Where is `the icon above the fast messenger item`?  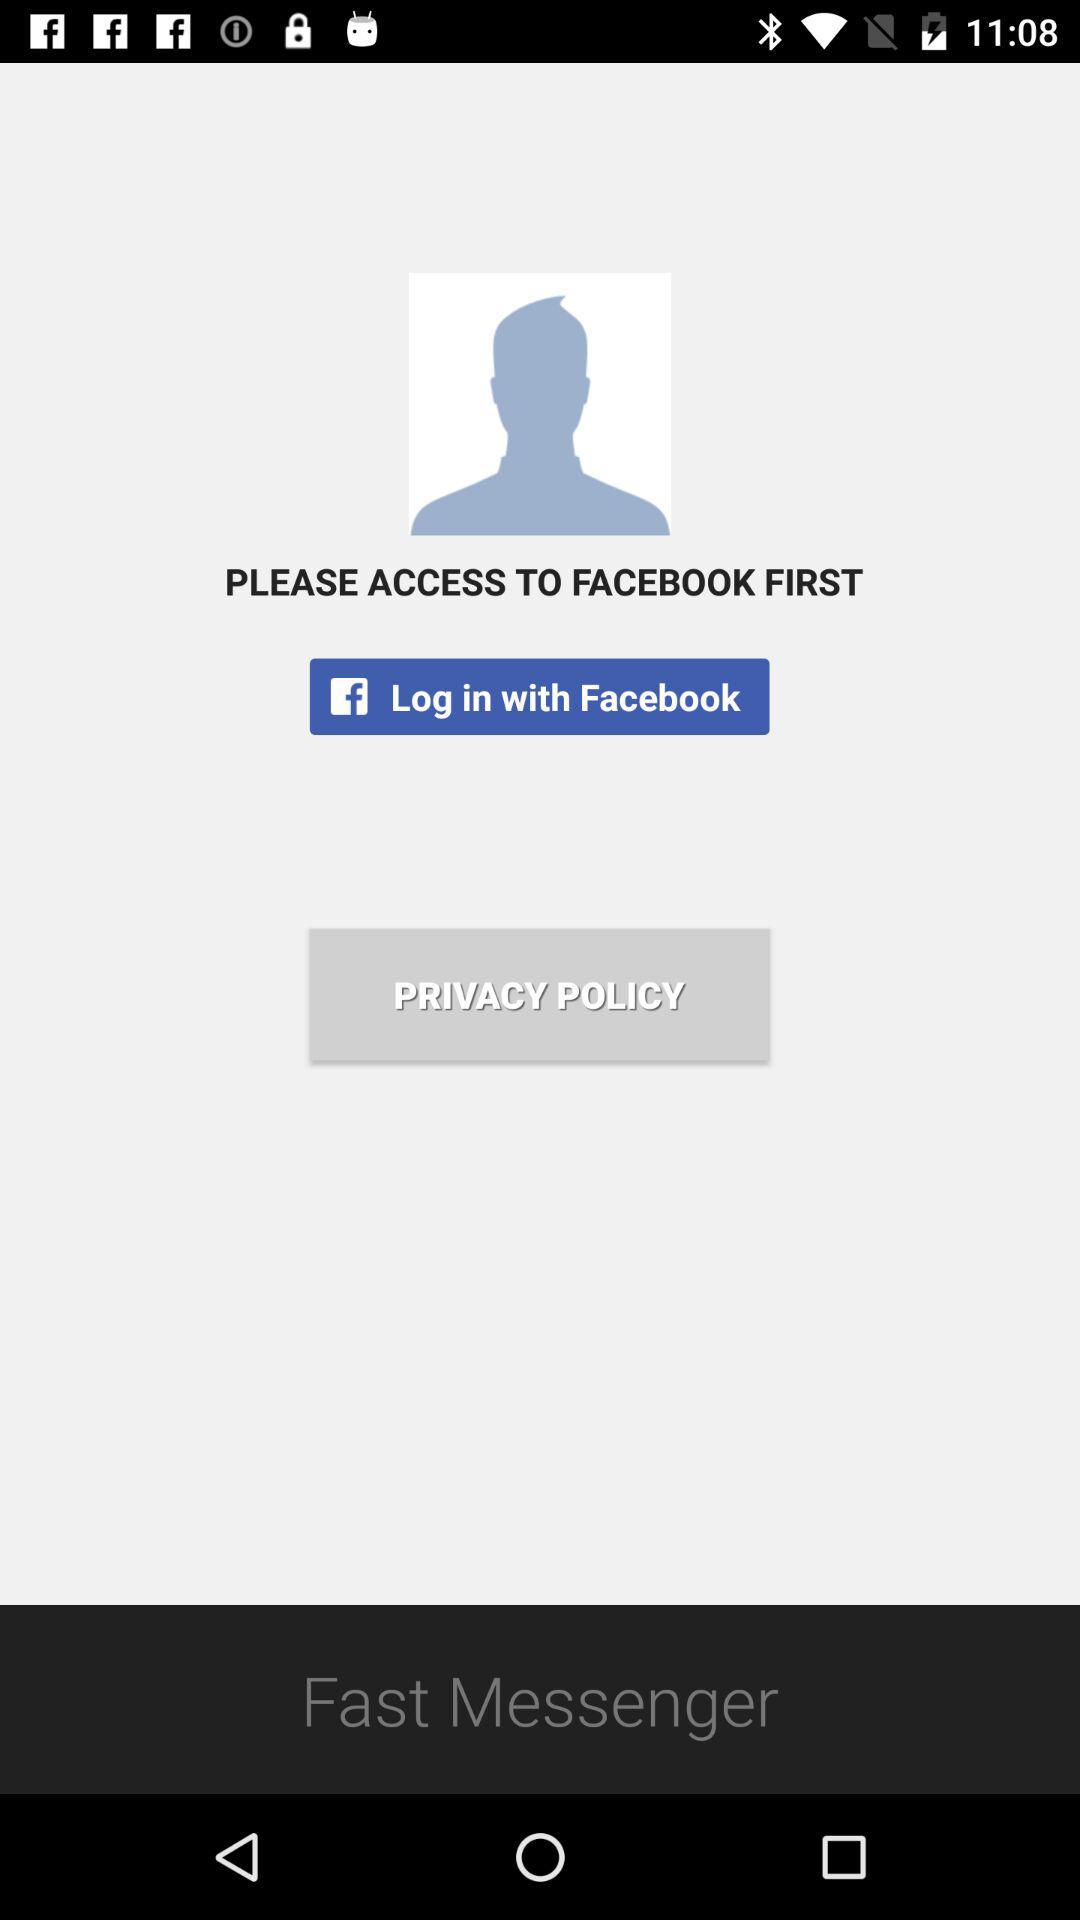 the icon above the fast messenger item is located at coordinates (538, 994).